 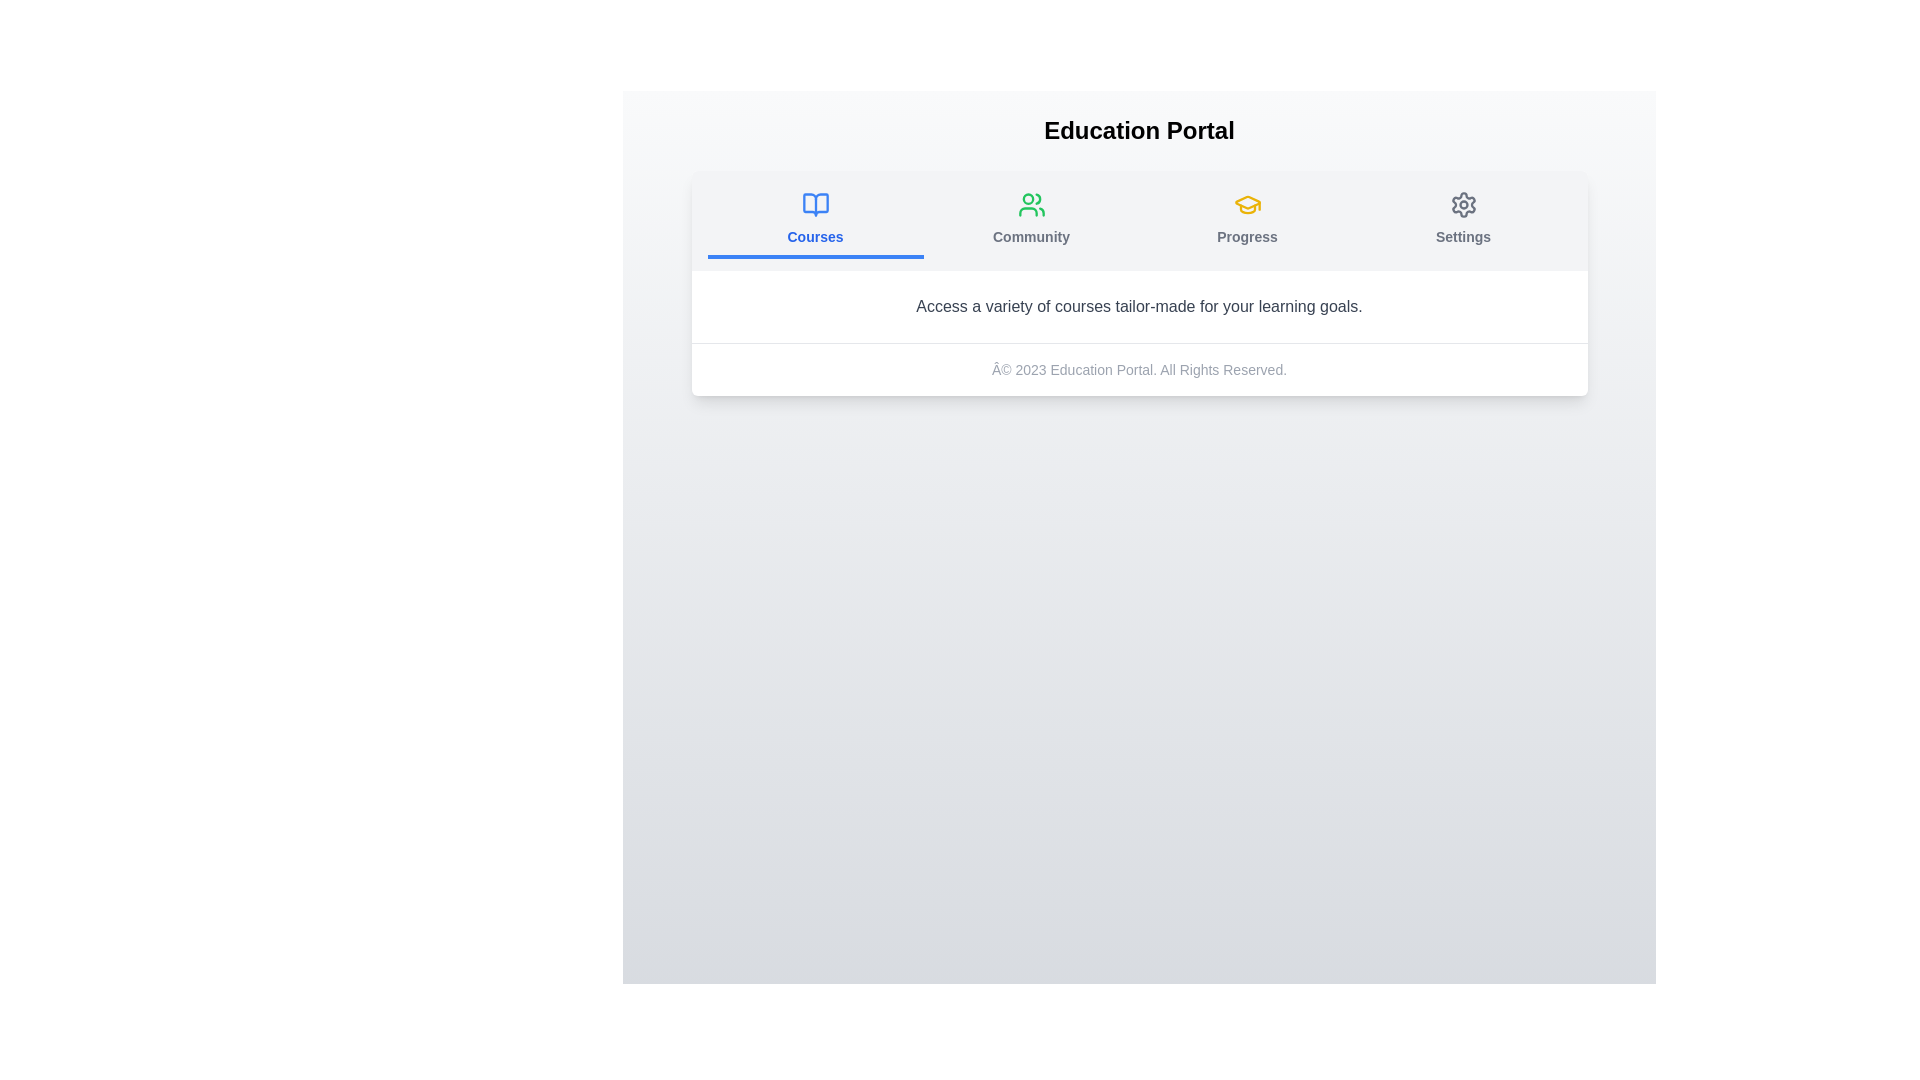 I want to click on the Navigation tab button, which features a blue book icon and the label 'Courses' underneath it, to trigger hover effects, so click(x=815, y=219).